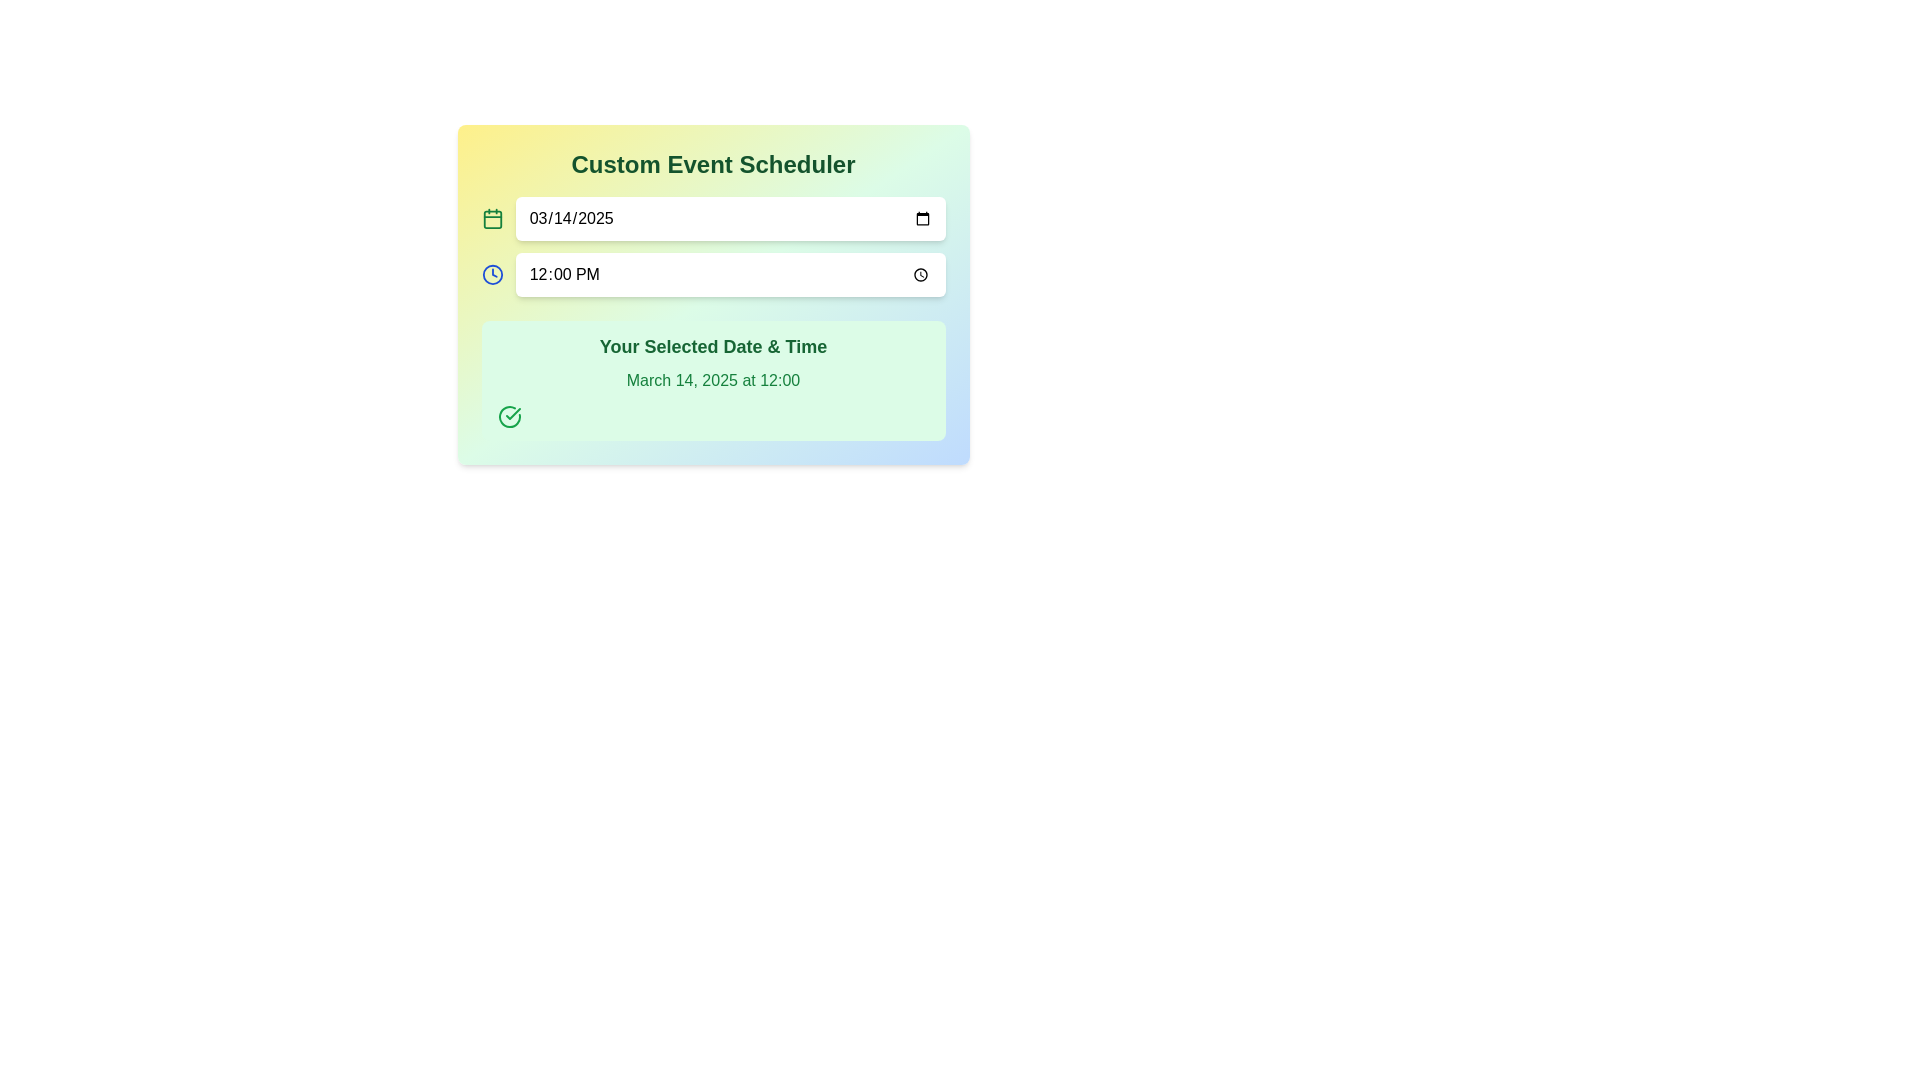 Image resolution: width=1920 pixels, height=1080 pixels. Describe the element at coordinates (509, 415) in the screenshot. I see `the circular icon with a check mark inside, located at the bottom-left corner of the 'Your Selected Date & Time' section, below 'March 14, 2025 at 12:00.'` at that location.